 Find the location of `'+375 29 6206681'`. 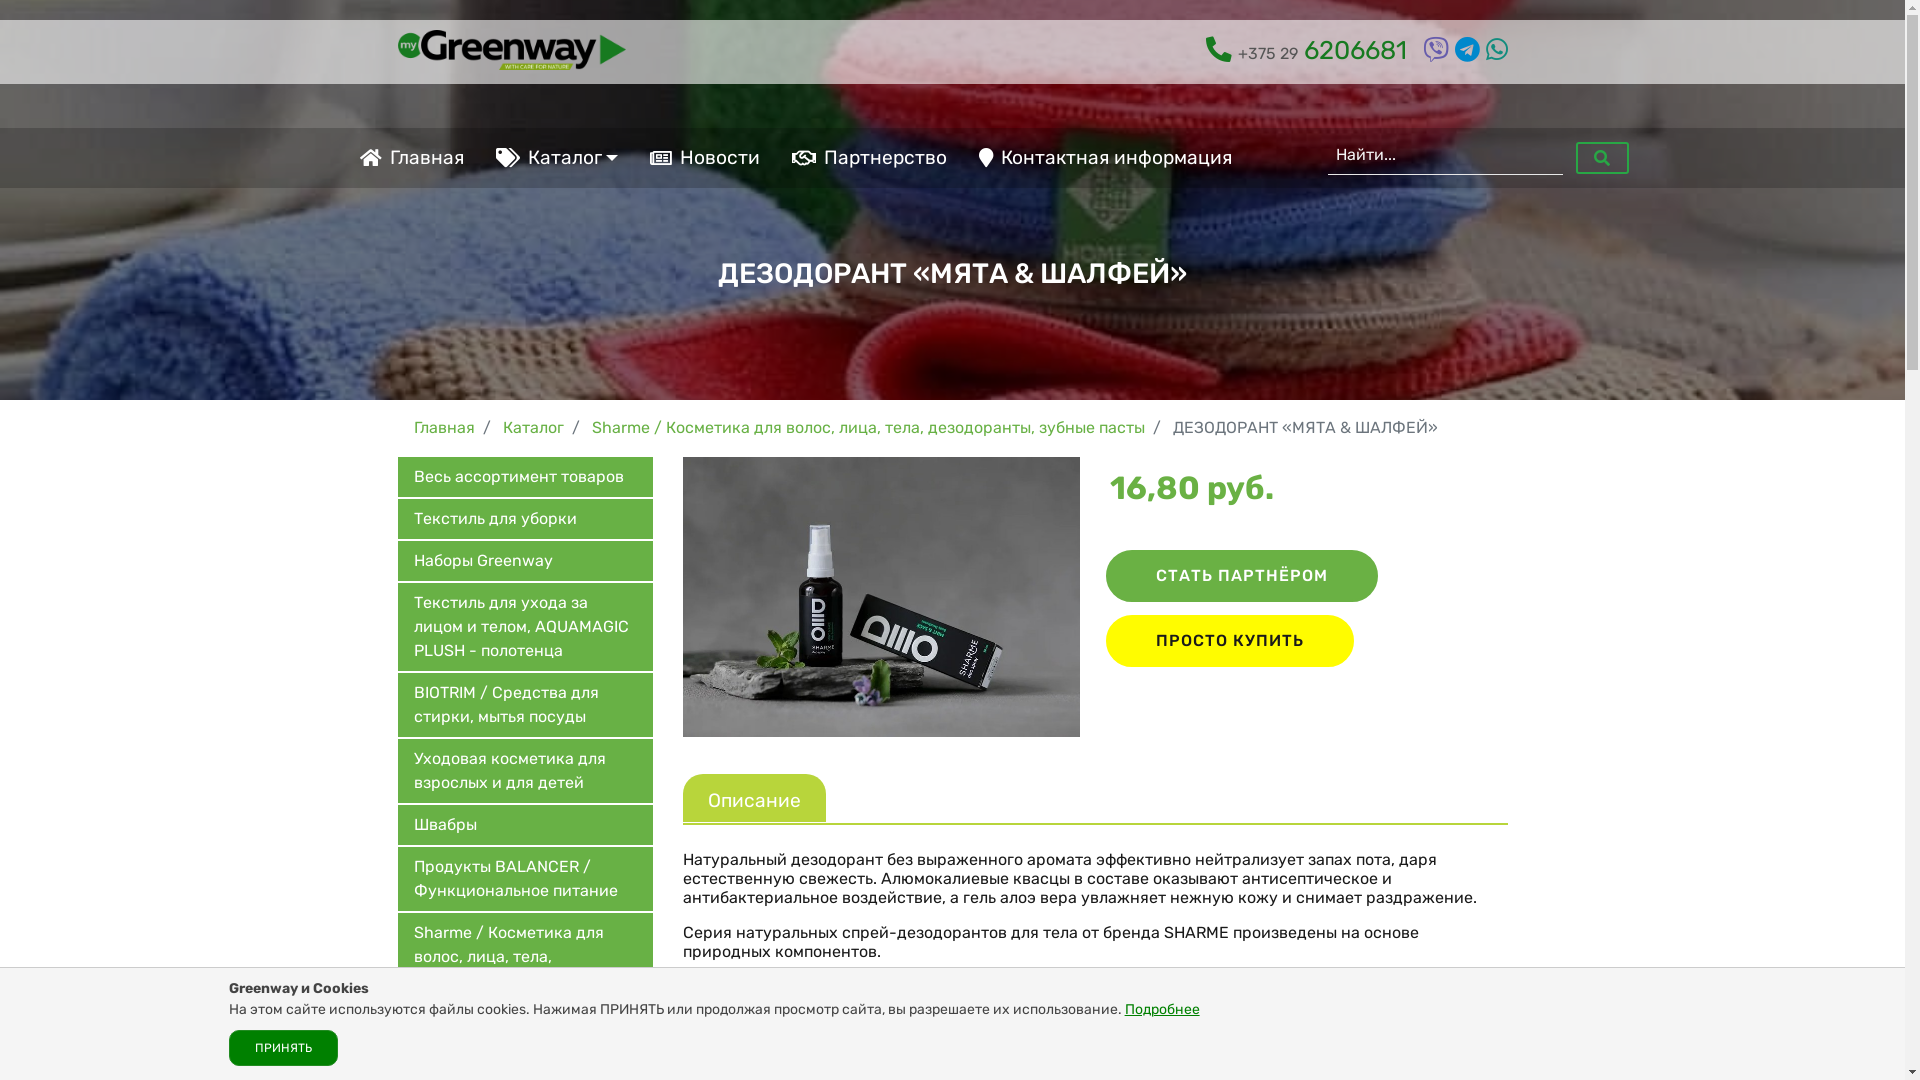

'+375 29 6206681' is located at coordinates (1203, 49).